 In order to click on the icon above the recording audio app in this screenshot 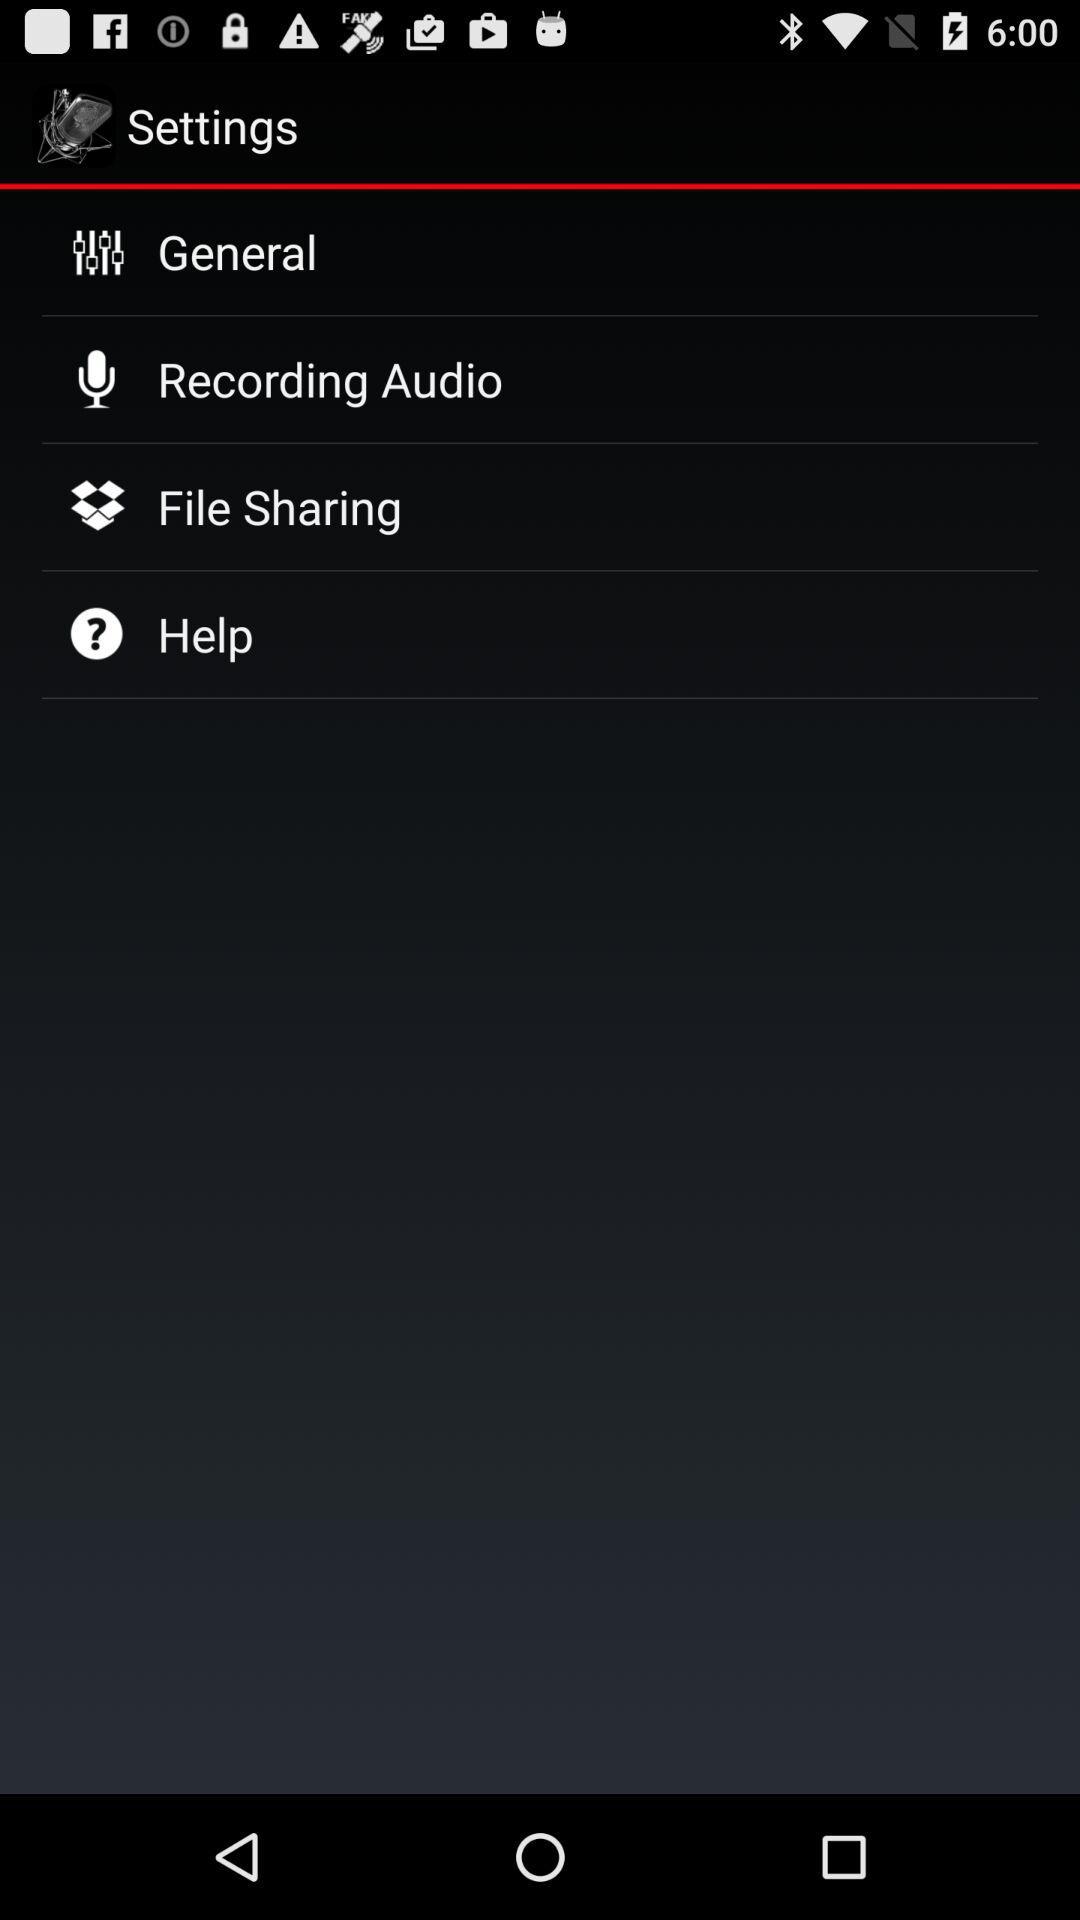, I will do `click(236, 250)`.